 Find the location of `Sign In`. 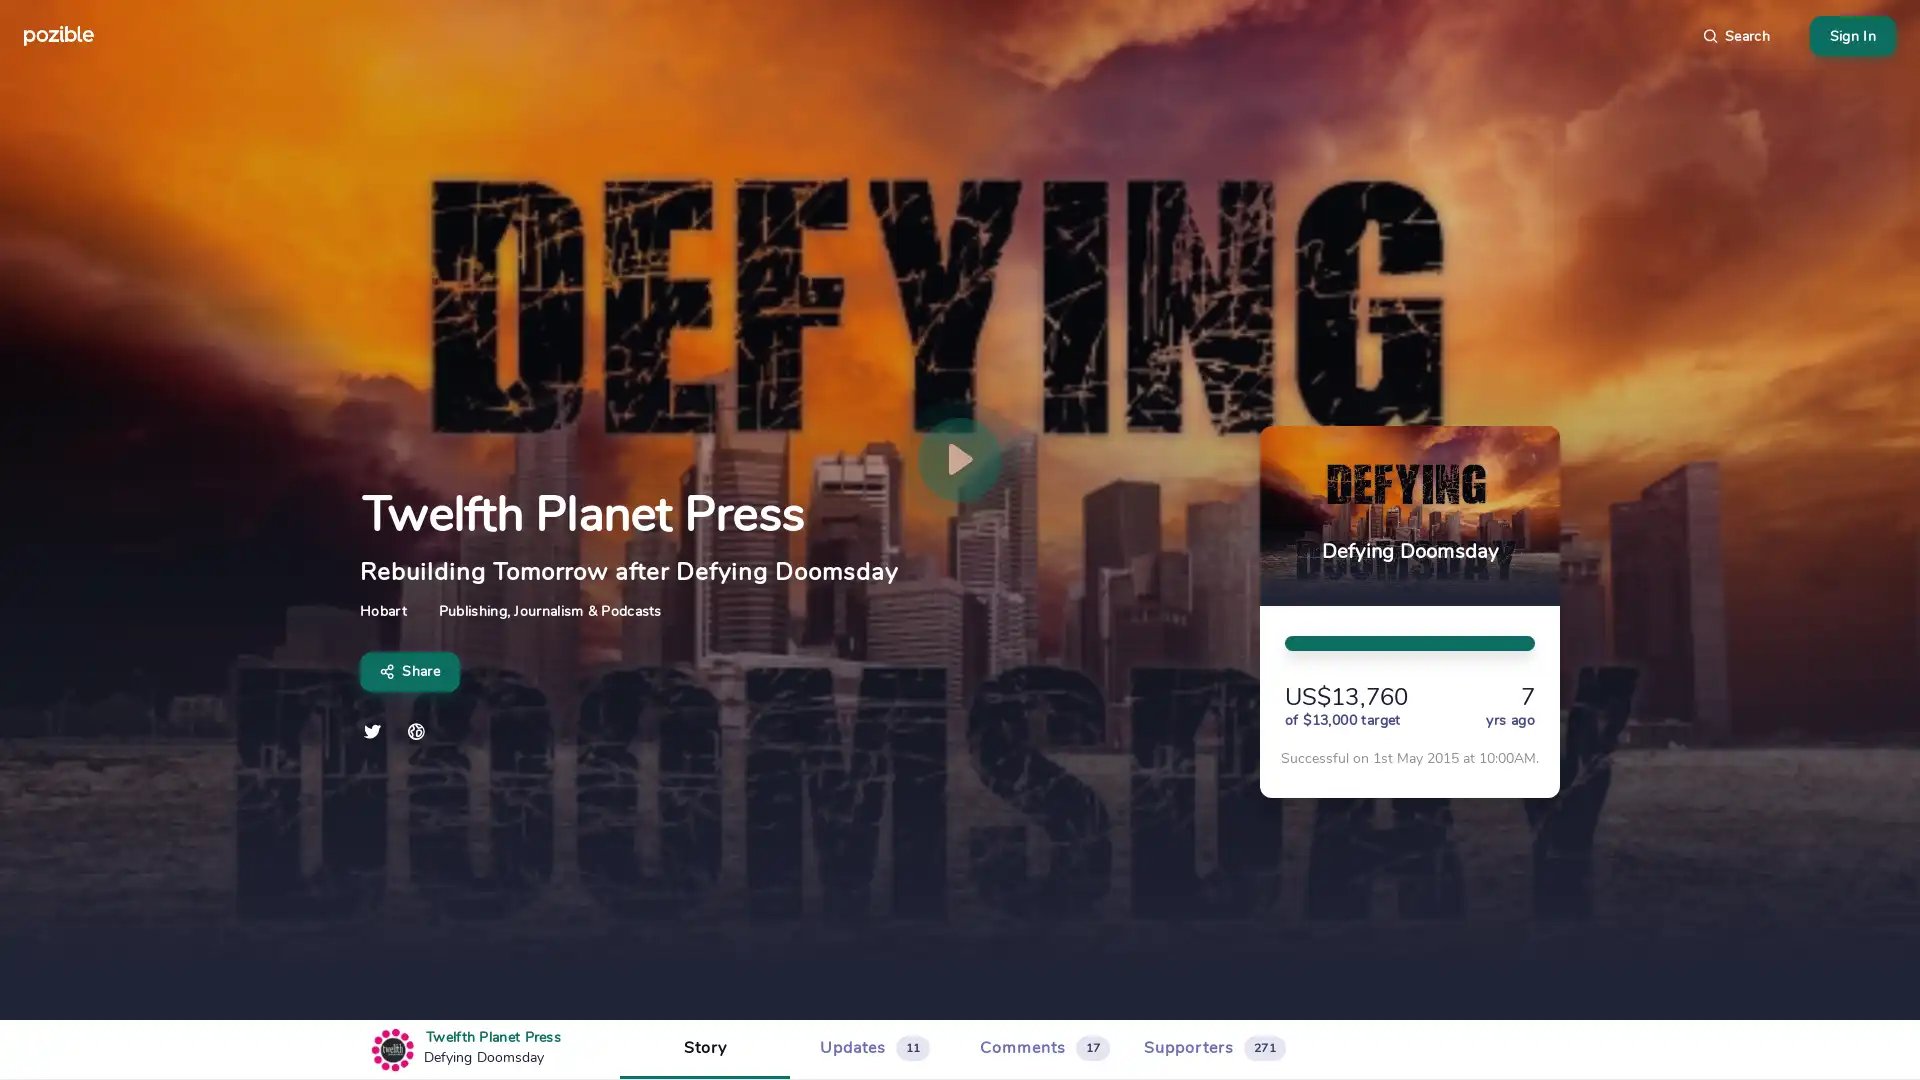

Sign In is located at coordinates (1851, 35).